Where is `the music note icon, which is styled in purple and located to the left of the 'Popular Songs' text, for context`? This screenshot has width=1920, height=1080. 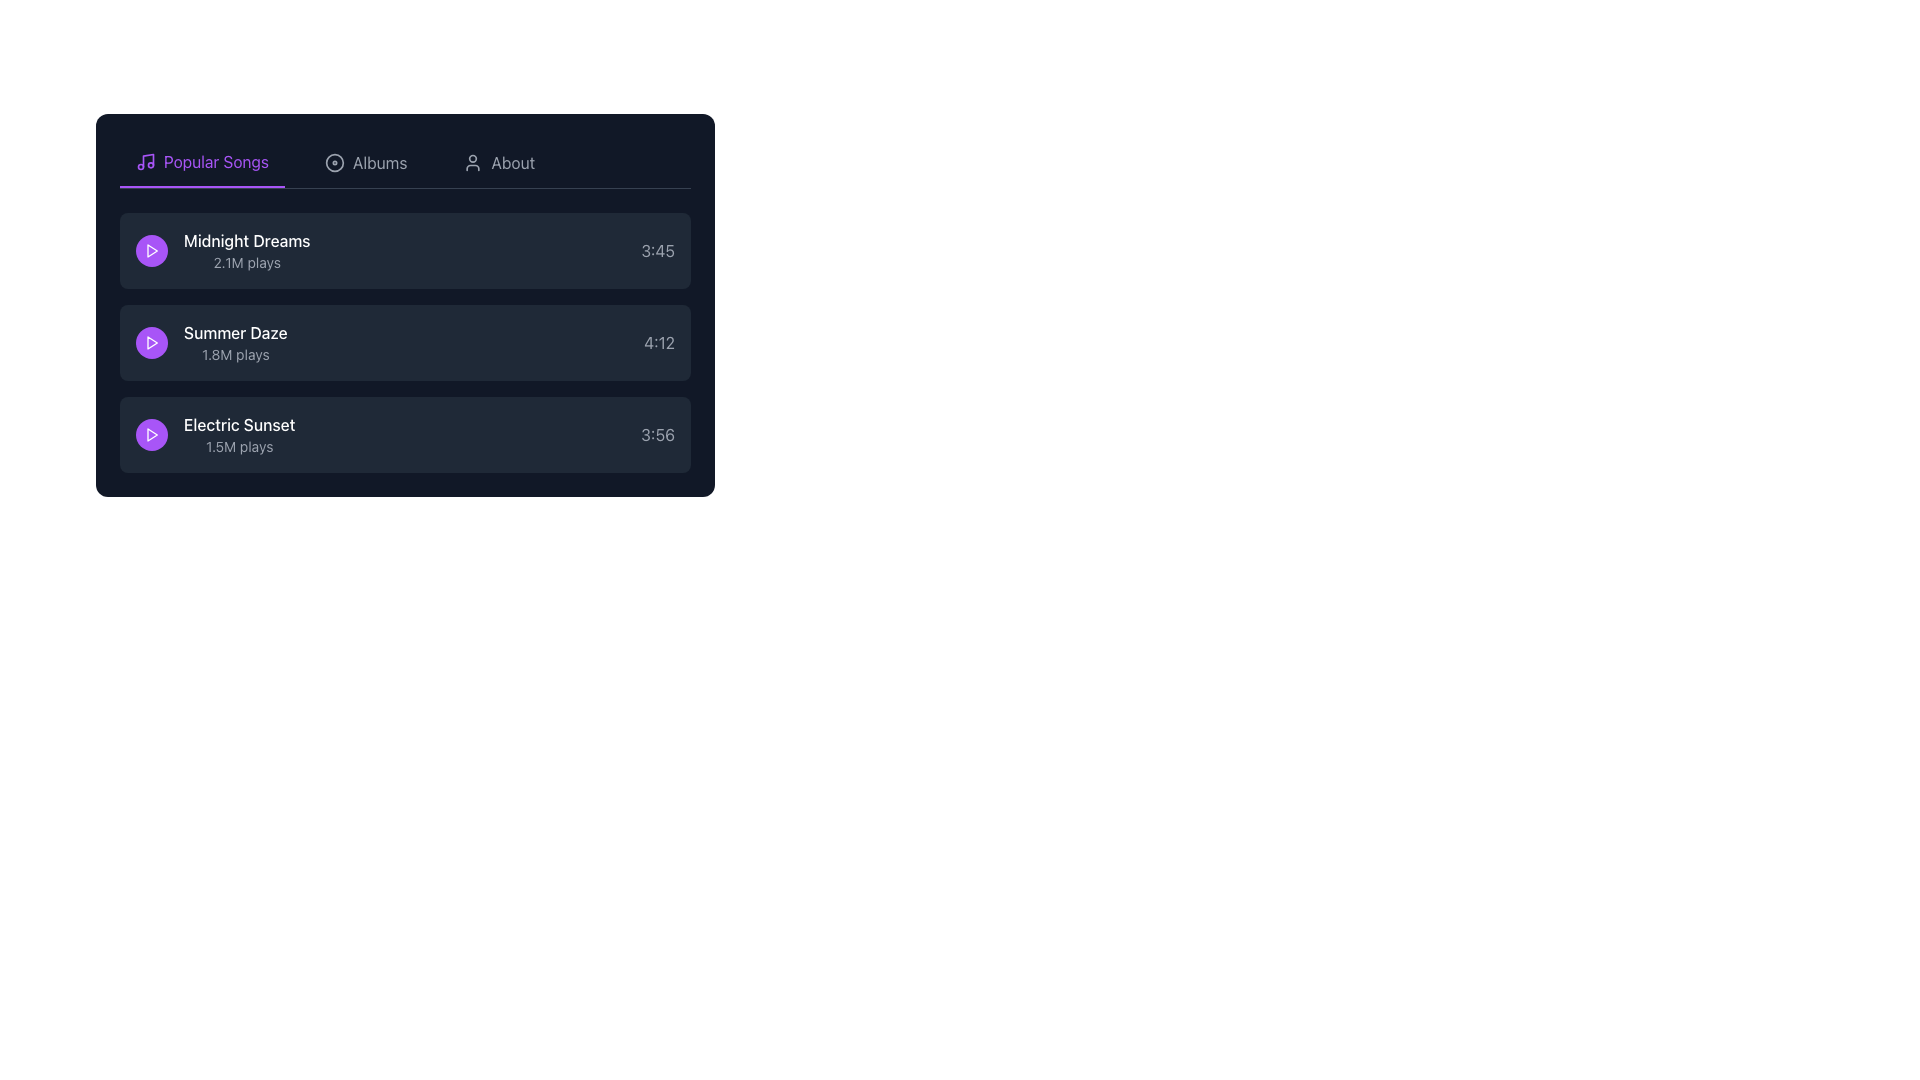 the music note icon, which is styled in purple and located to the left of the 'Popular Songs' text, for context is located at coordinates (144, 161).